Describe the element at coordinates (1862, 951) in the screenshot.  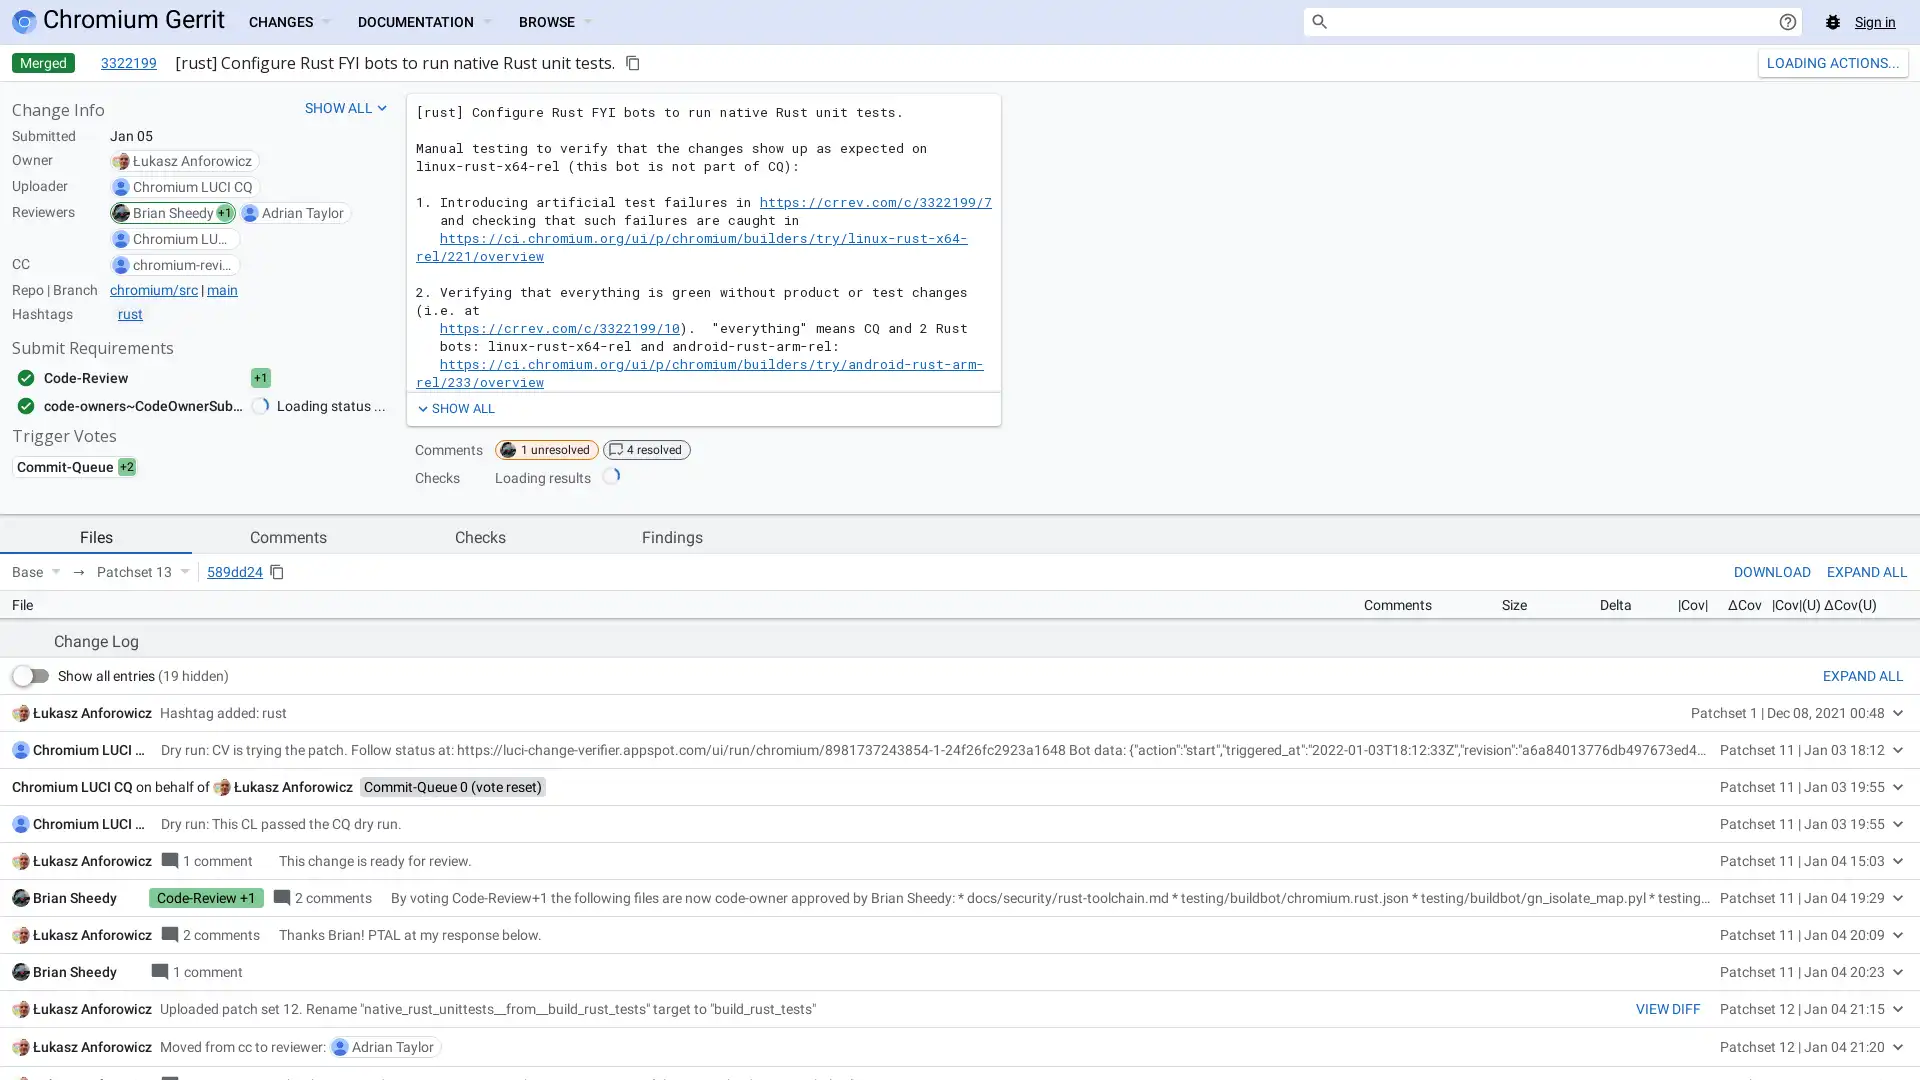
I see `EXPAND ALL` at that location.